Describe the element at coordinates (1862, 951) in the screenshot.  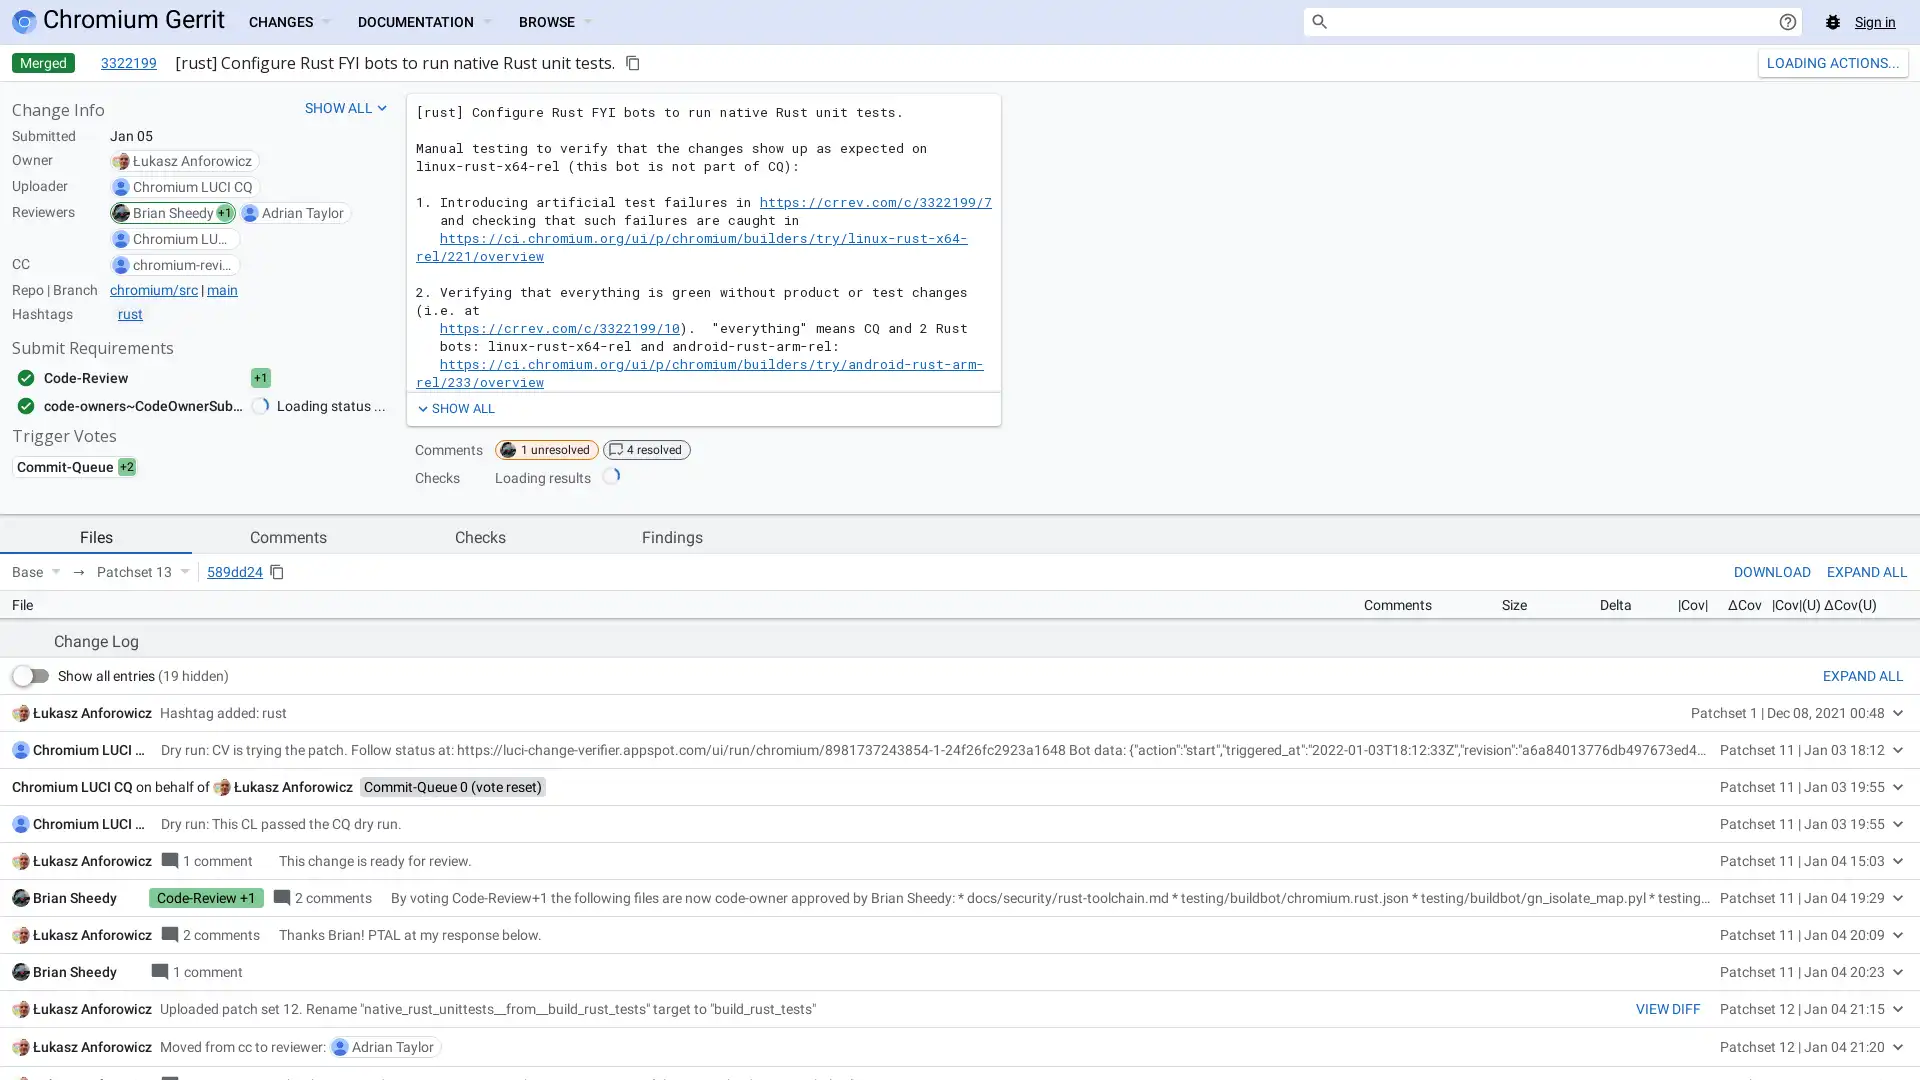
I see `EXPAND ALL` at that location.